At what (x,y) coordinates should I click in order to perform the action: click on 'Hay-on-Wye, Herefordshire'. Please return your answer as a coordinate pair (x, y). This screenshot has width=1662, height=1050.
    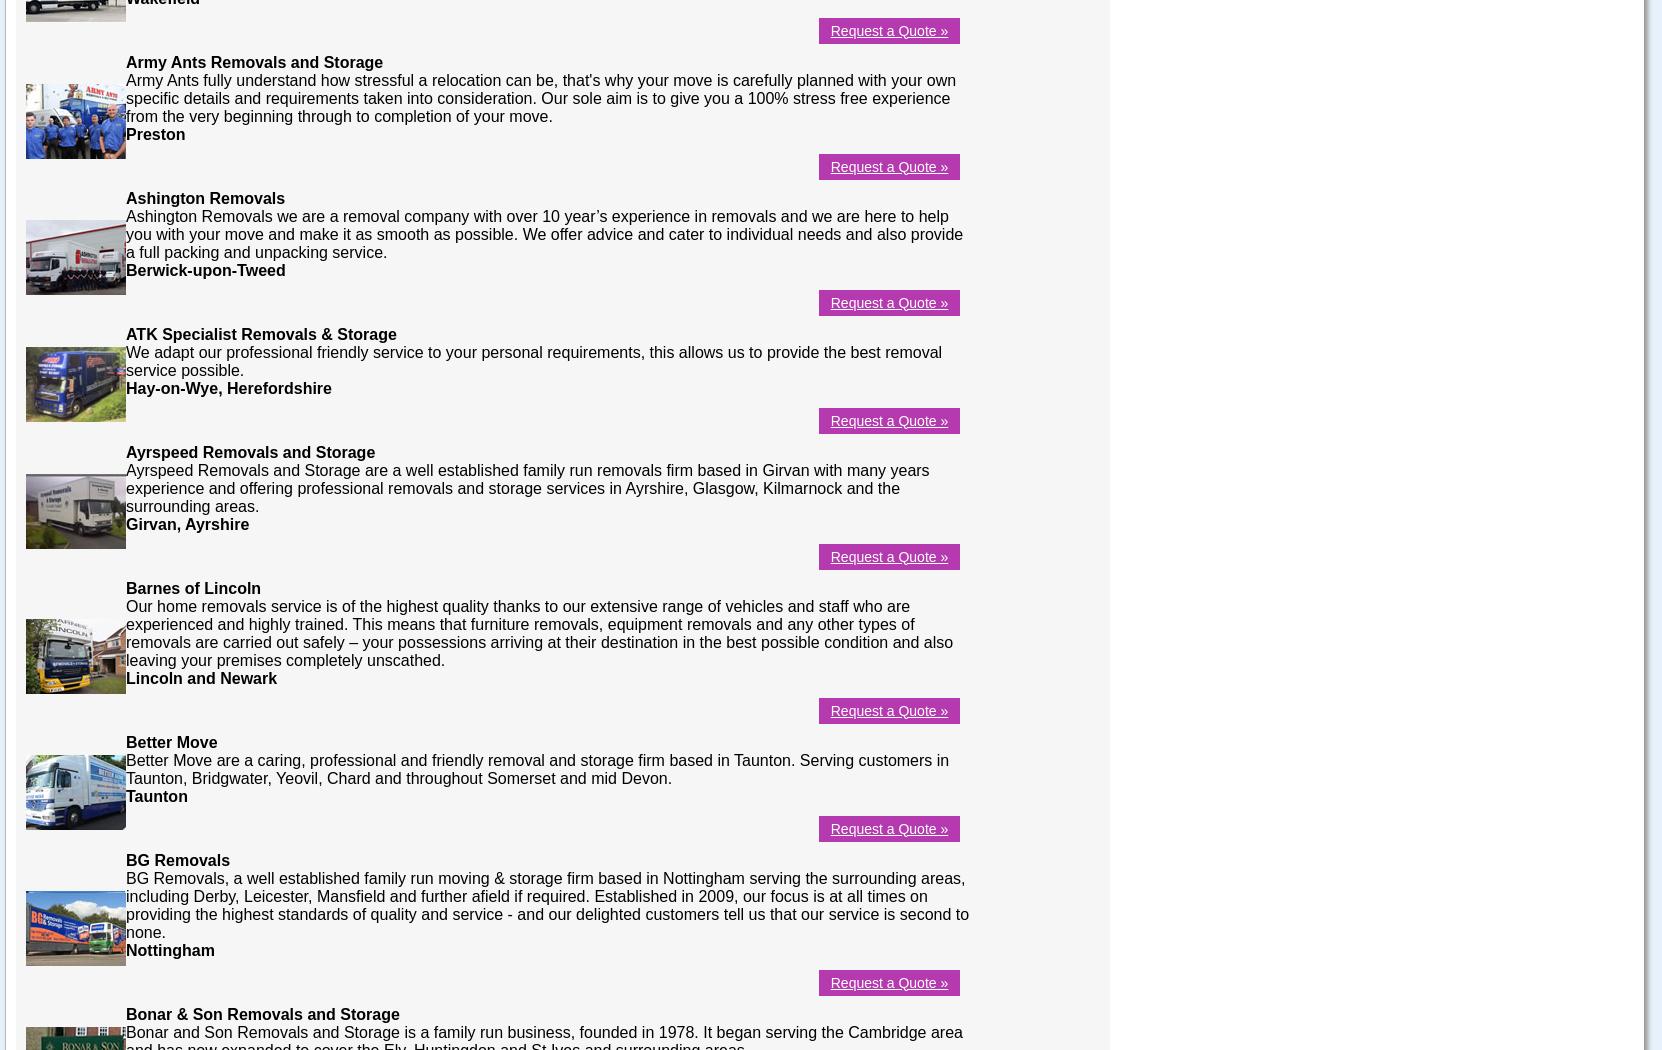
    Looking at the image, I should click on (227, 387).